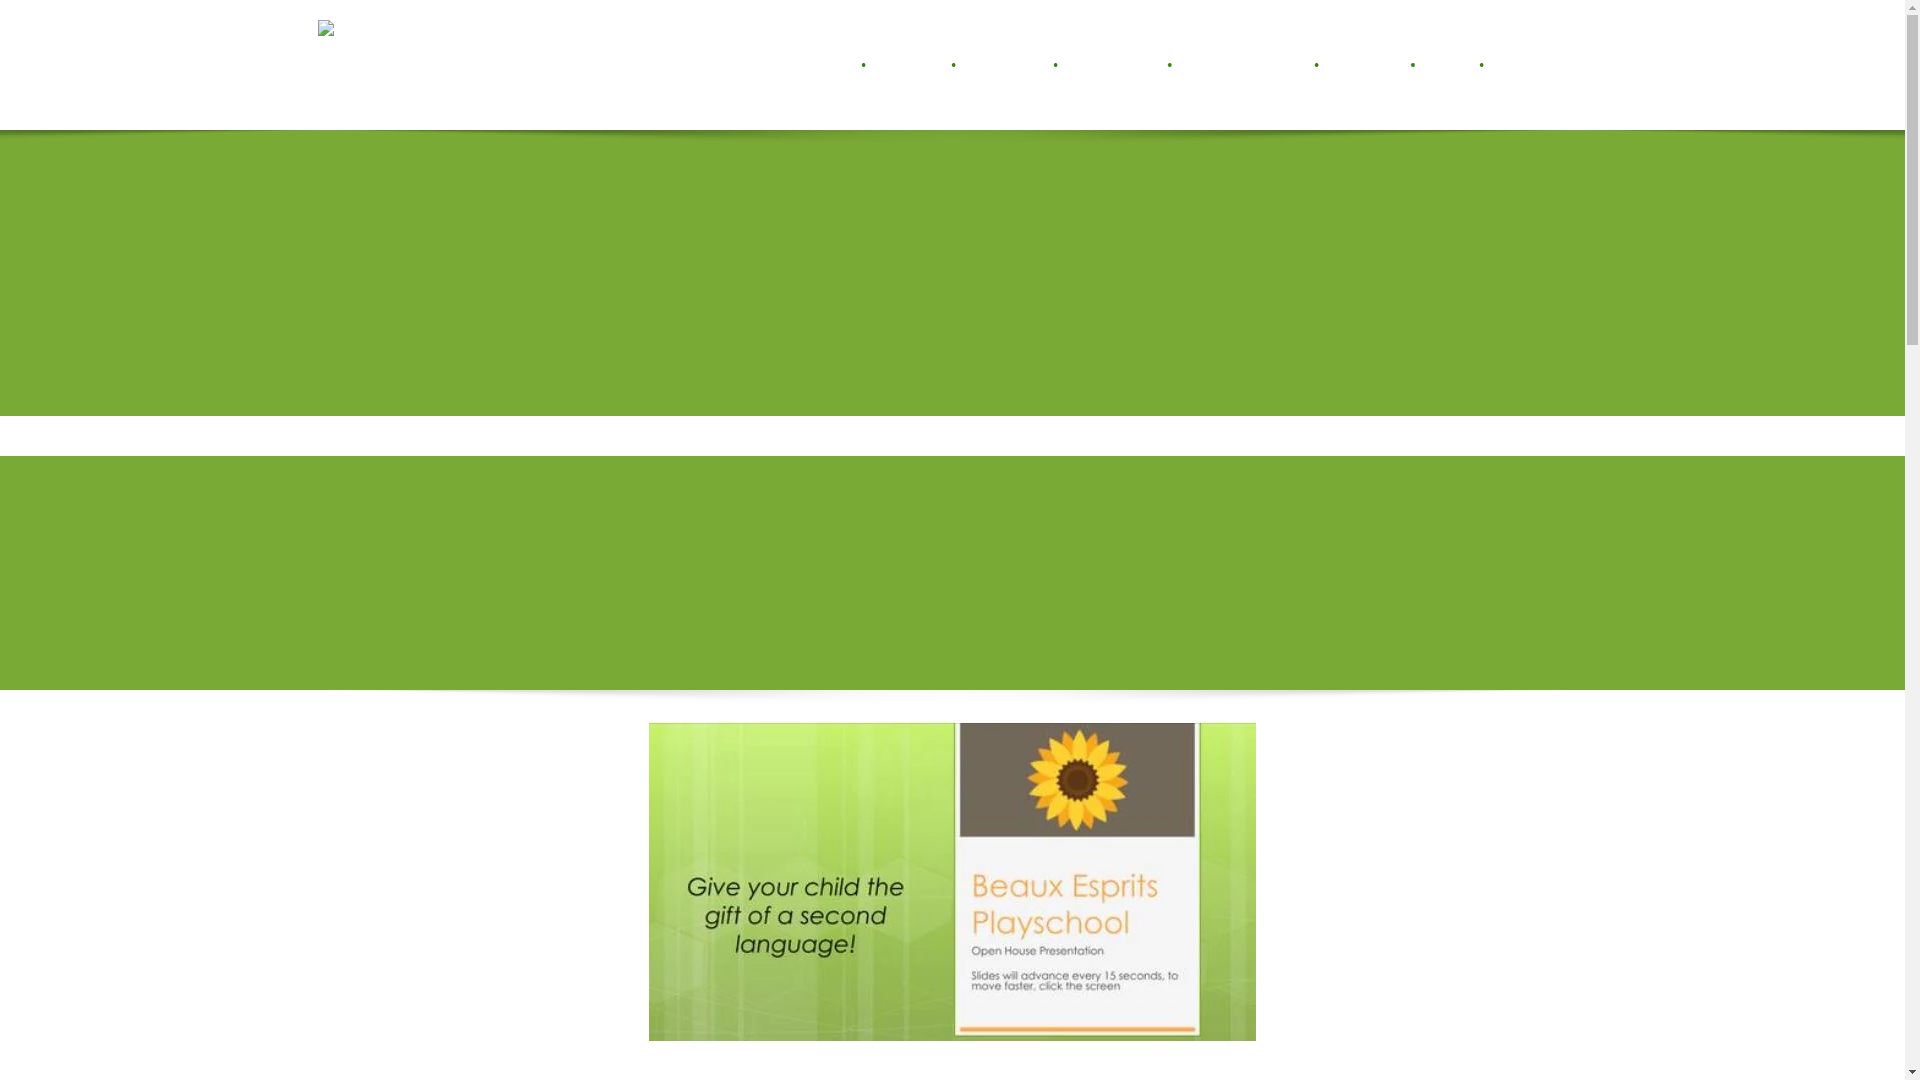 This screenshot has width=1920, height=1080. I want to click on 'Go to site home page', so click(363, 64).